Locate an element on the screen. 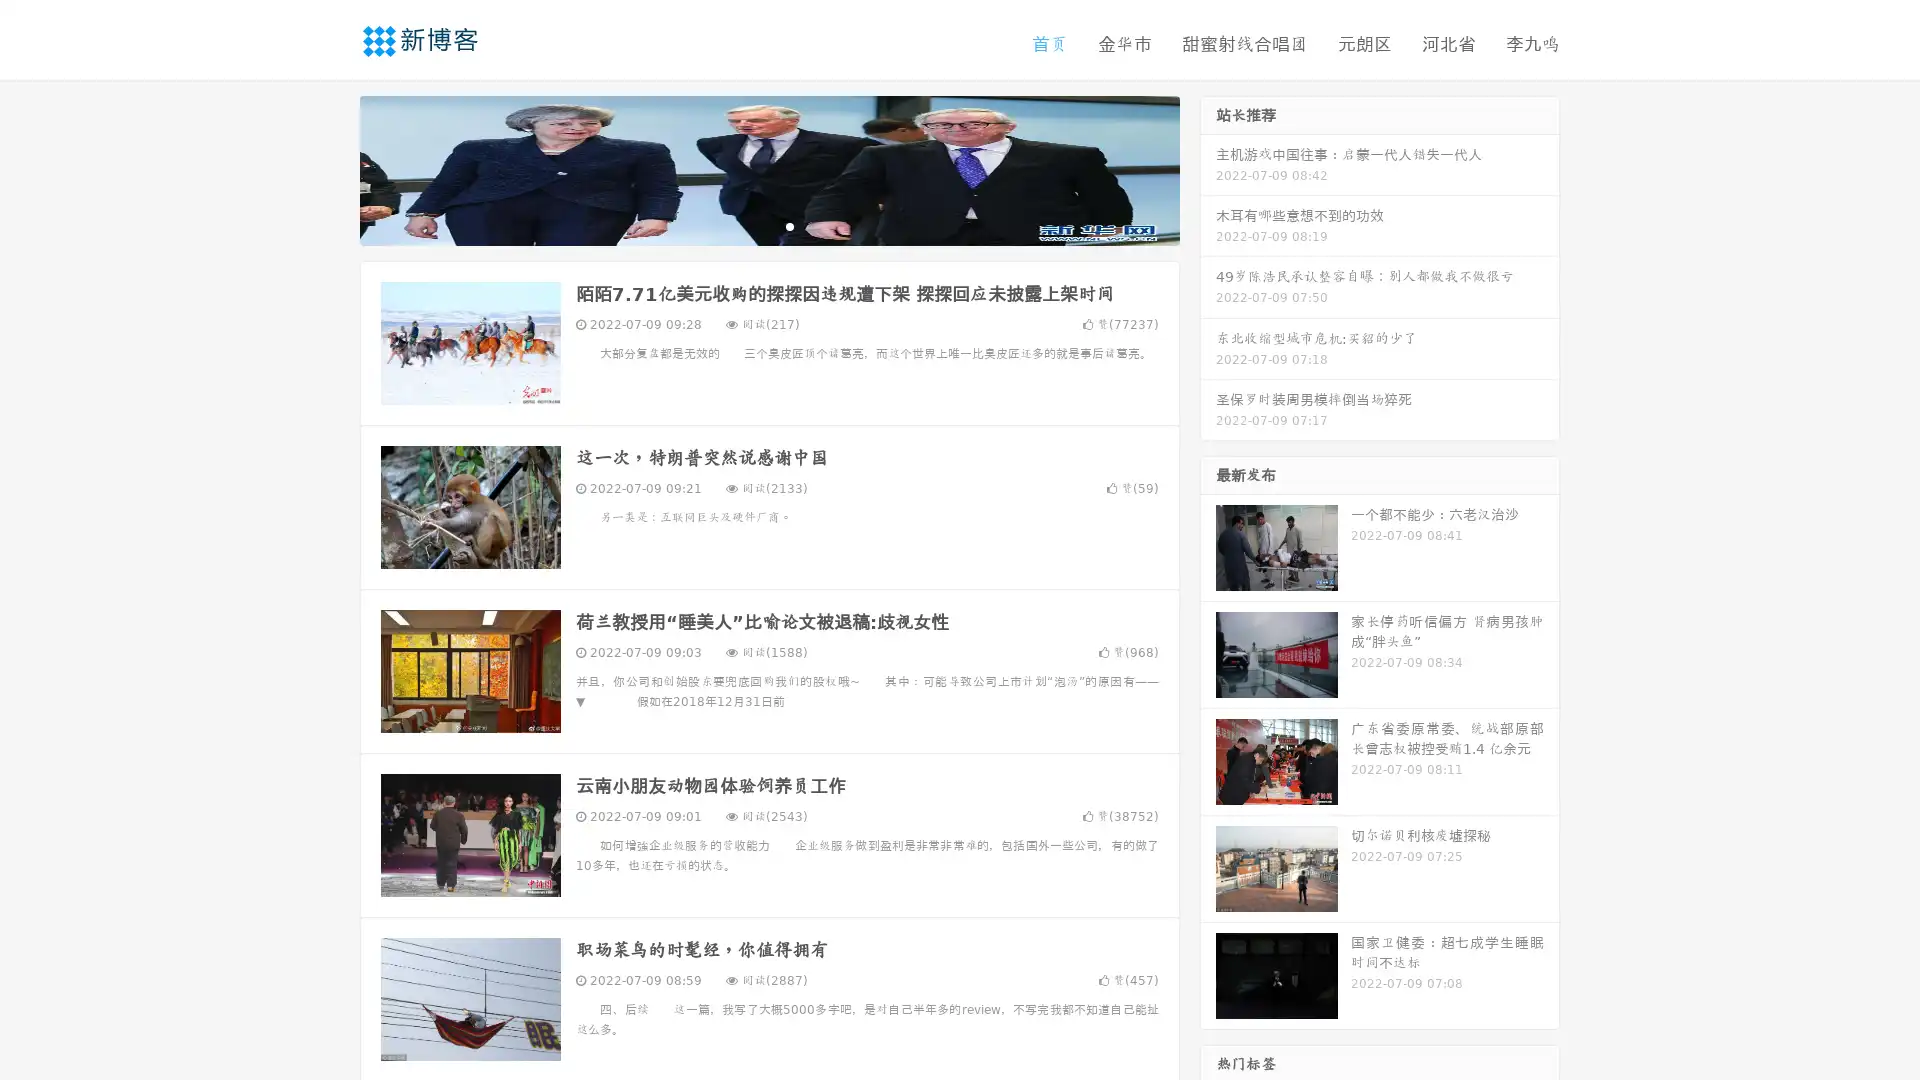 This screenshot has width=1920, height=1080. Go to slide 2 is located at coordinates (768, 225).